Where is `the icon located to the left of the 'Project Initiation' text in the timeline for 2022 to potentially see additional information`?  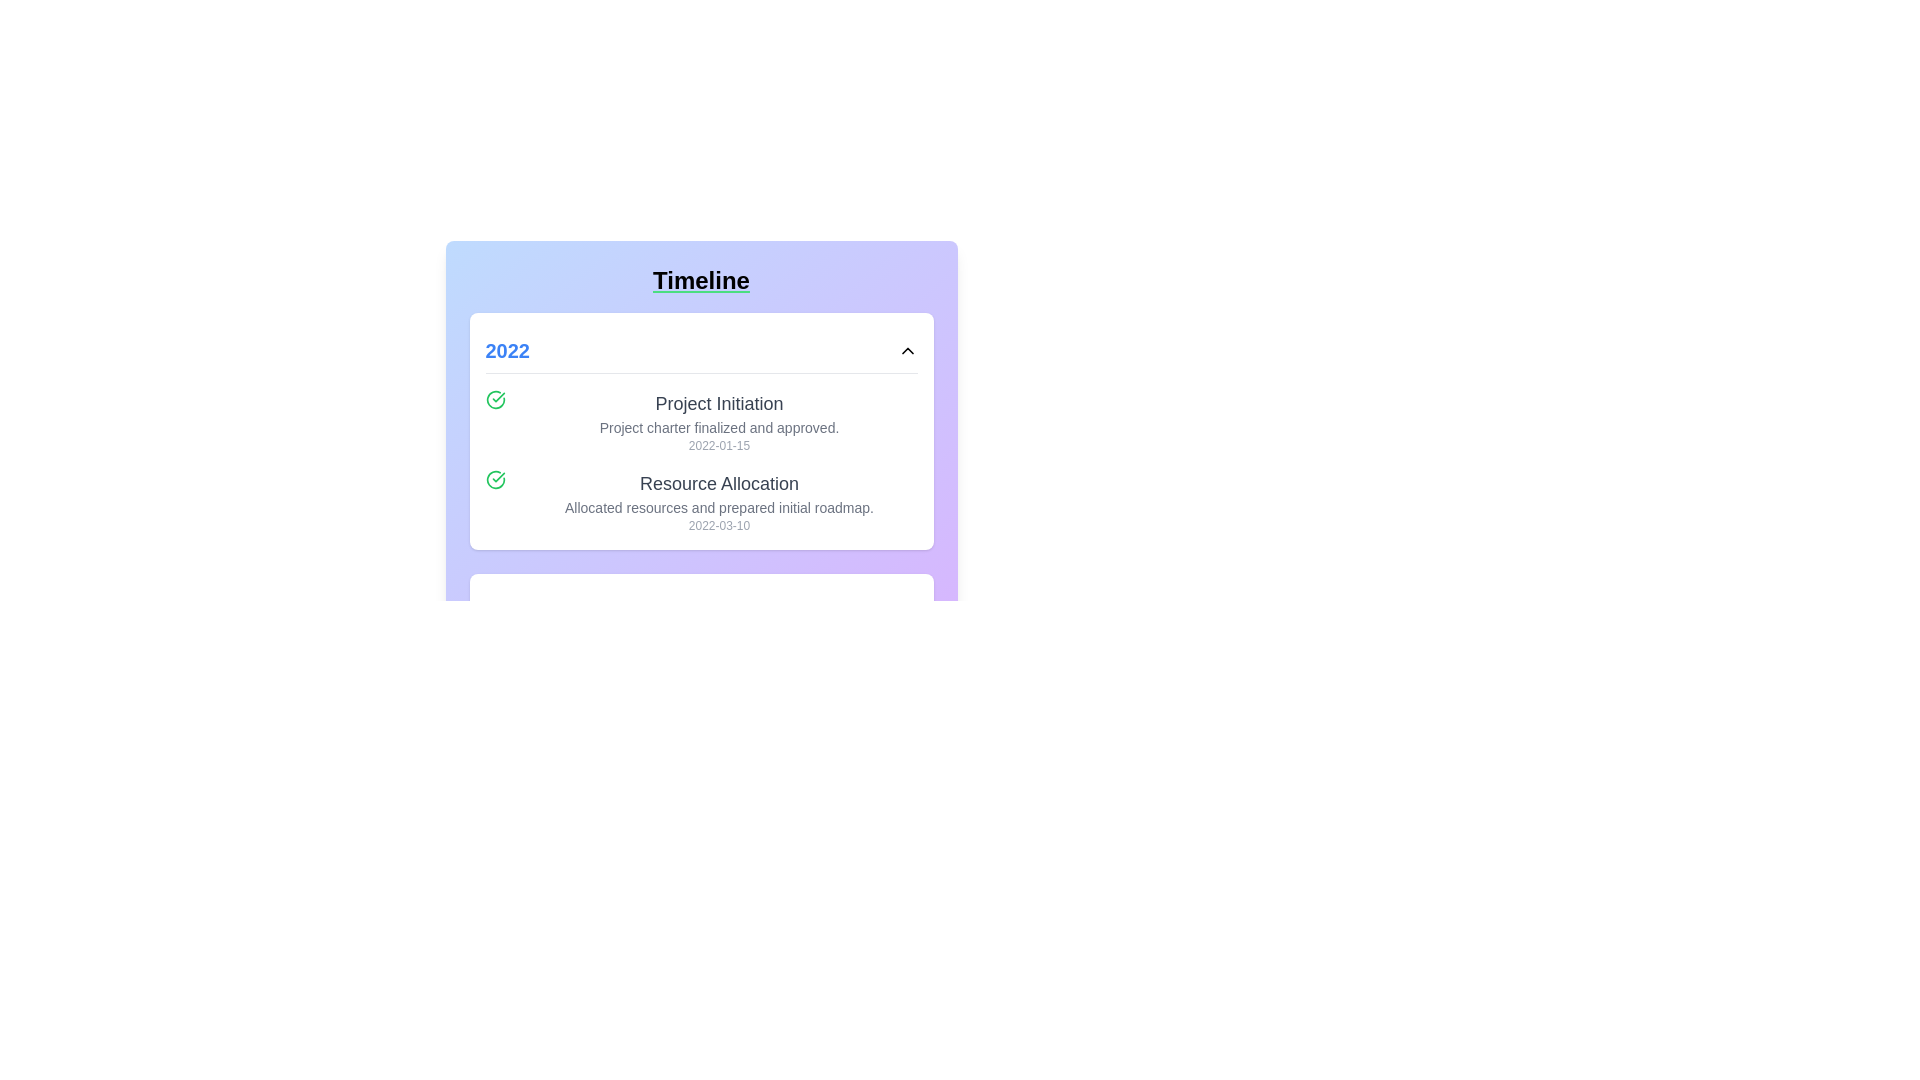
the icon located to the left of the 'Project Initiation' text in the timeline for 2022 to potentially see additional information is located at coordinates (495, 400).